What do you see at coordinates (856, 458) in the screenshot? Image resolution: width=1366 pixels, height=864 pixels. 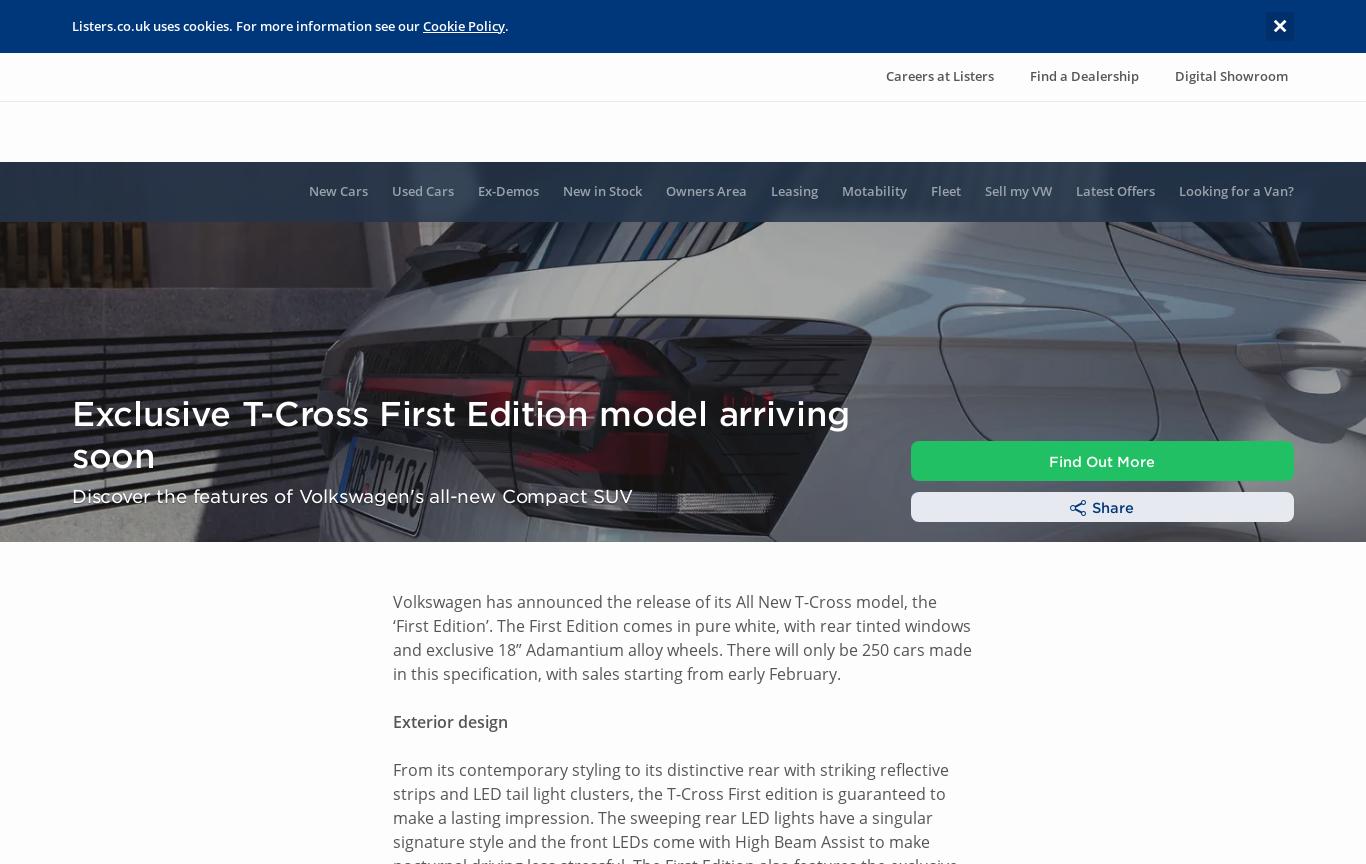 I see `'Data Privacy Notice'` at bounding box center [856, 458].